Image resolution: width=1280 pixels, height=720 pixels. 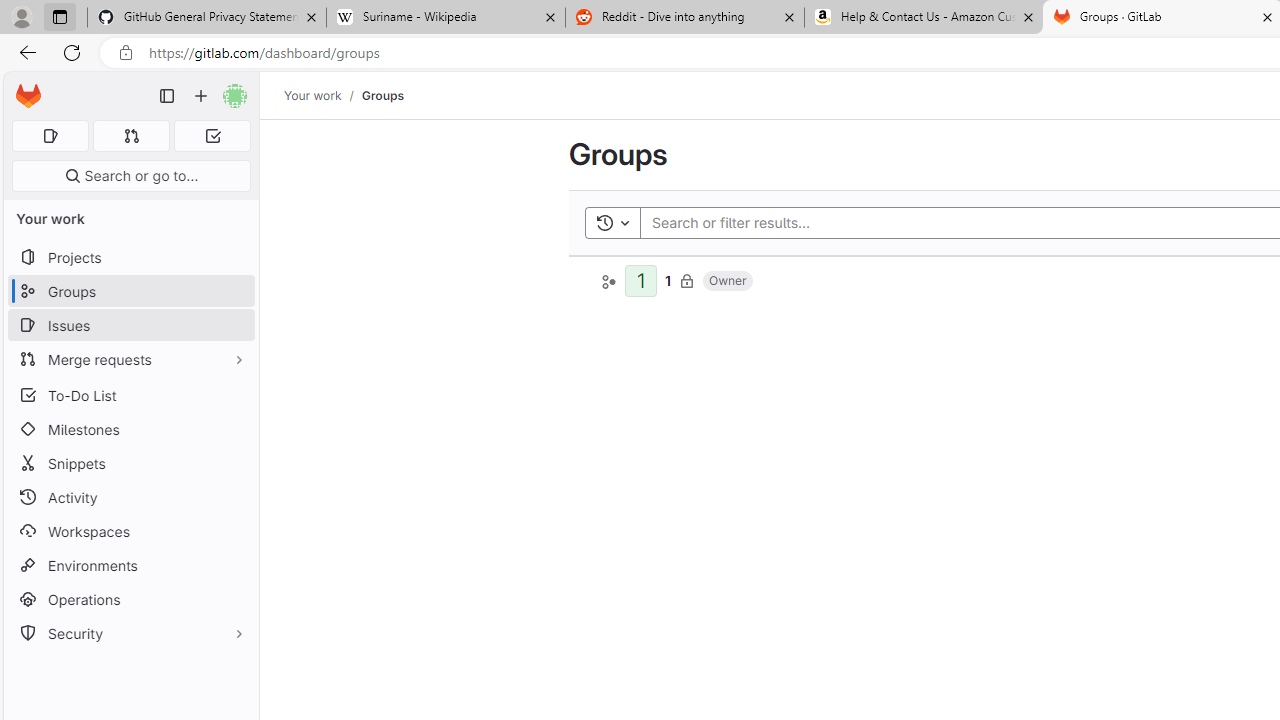 I want to click on 'Operations', so click(x=130, y=598).